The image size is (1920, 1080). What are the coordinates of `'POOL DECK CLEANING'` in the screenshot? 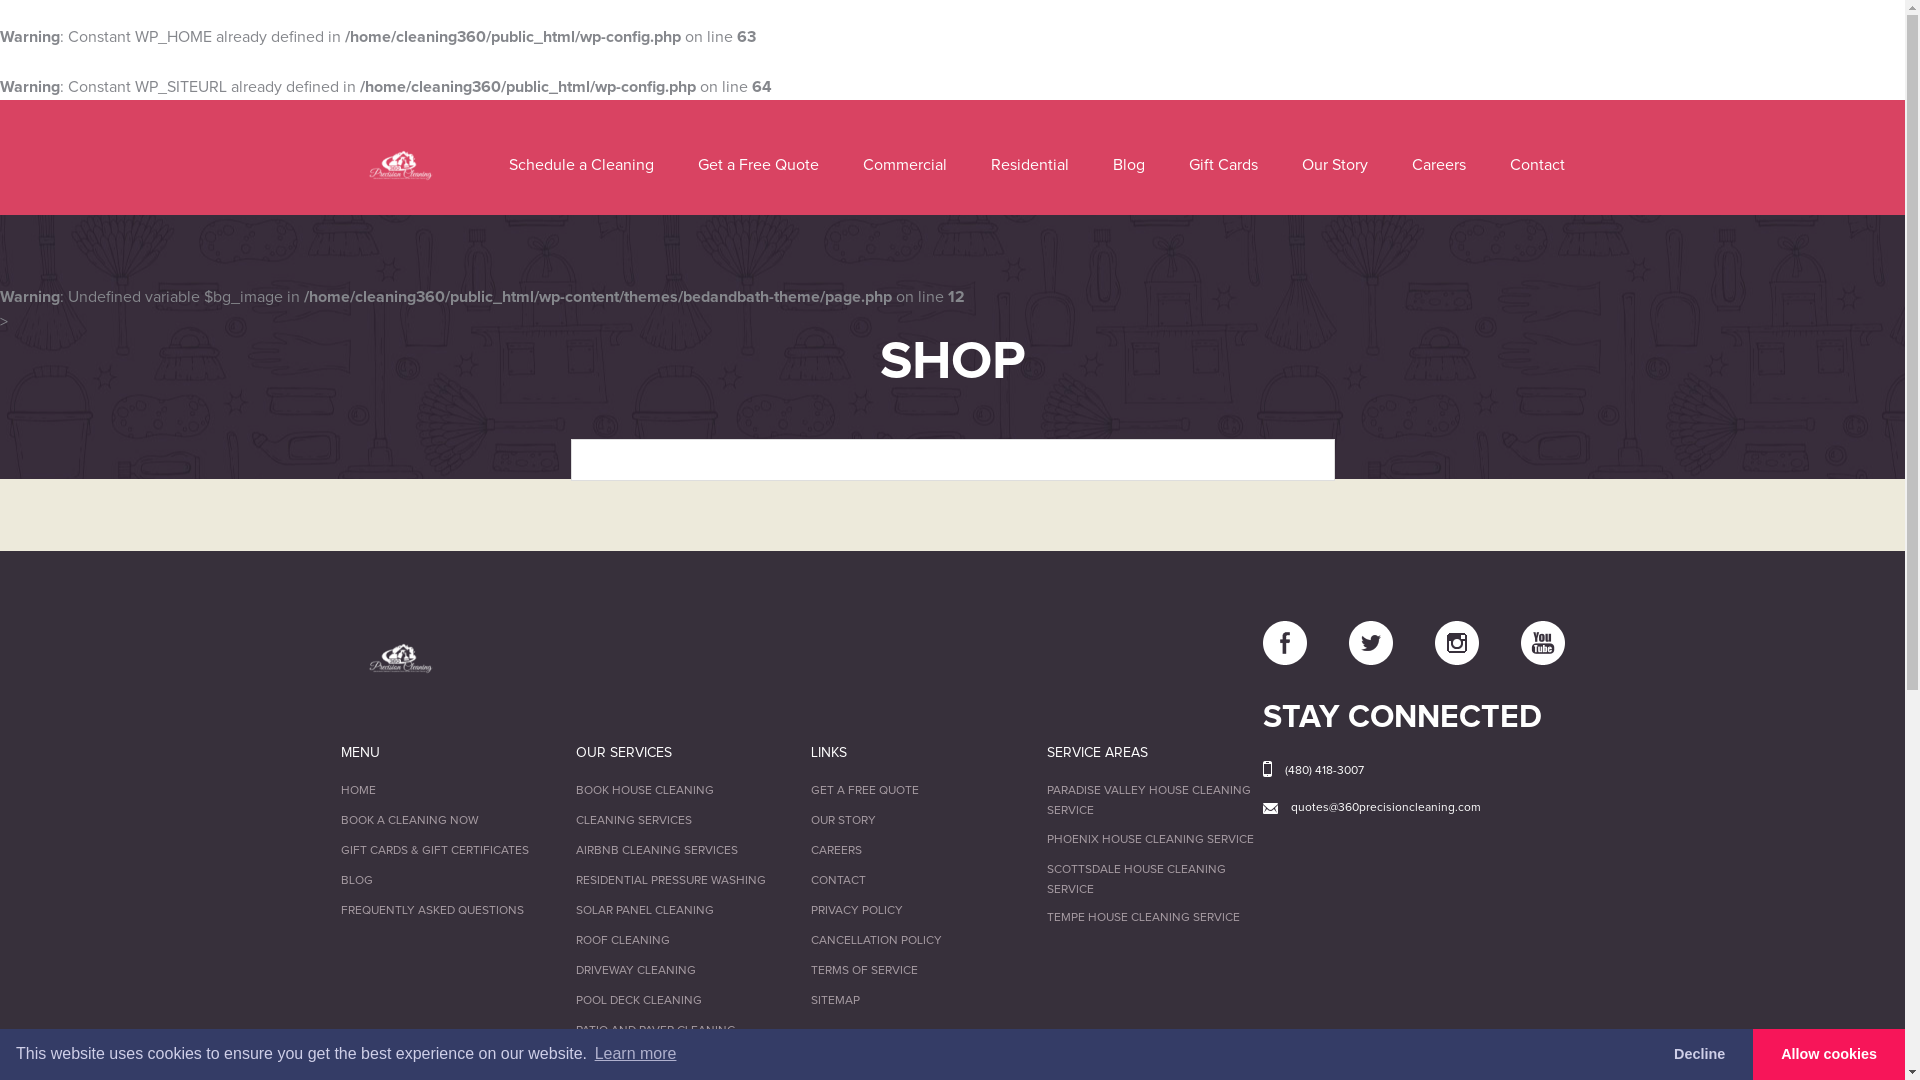 It's located at (637, 1001).